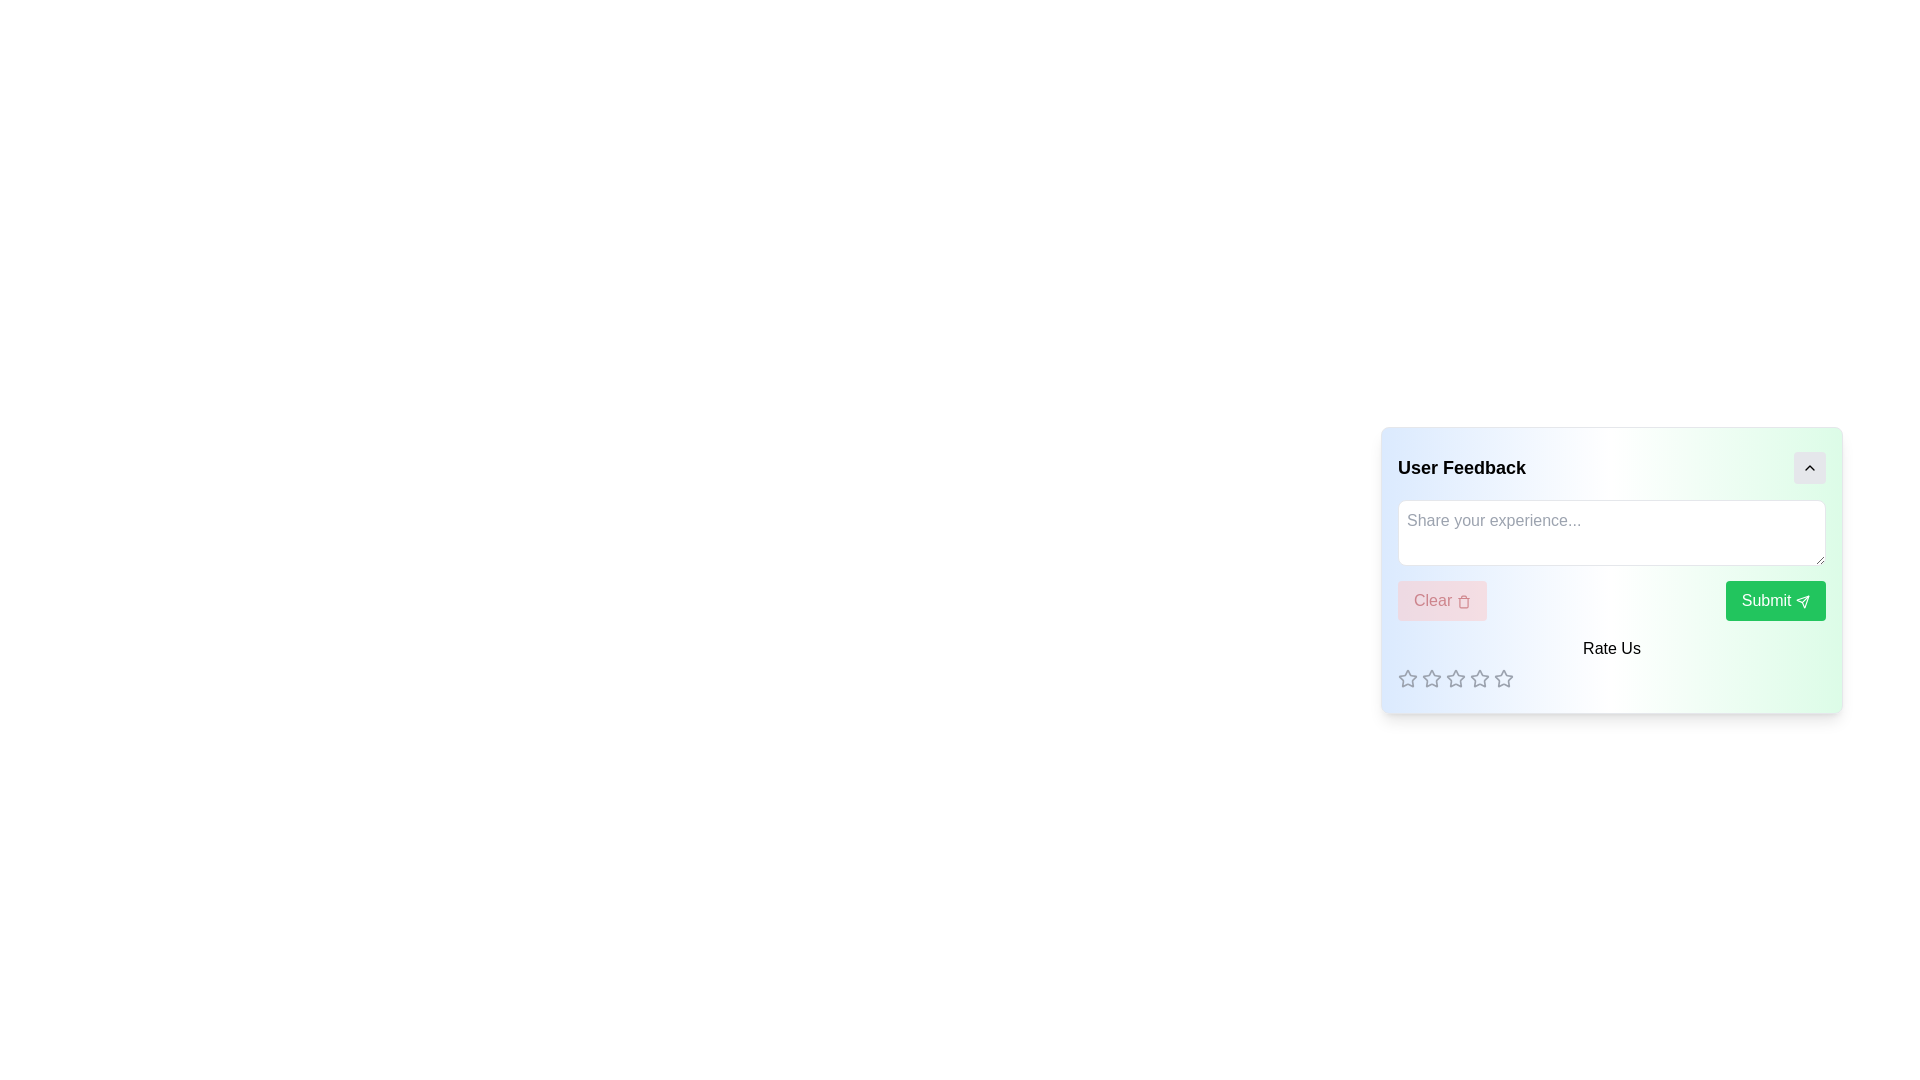 The width and height of the screenshot is (1920, 1080). What do you see at coordinates (1430, 677) in the screenshot?
I see `the second star icon in the sequence of five star icons located near the bottom section of the feedback form` at bounding box center [1430, 677].